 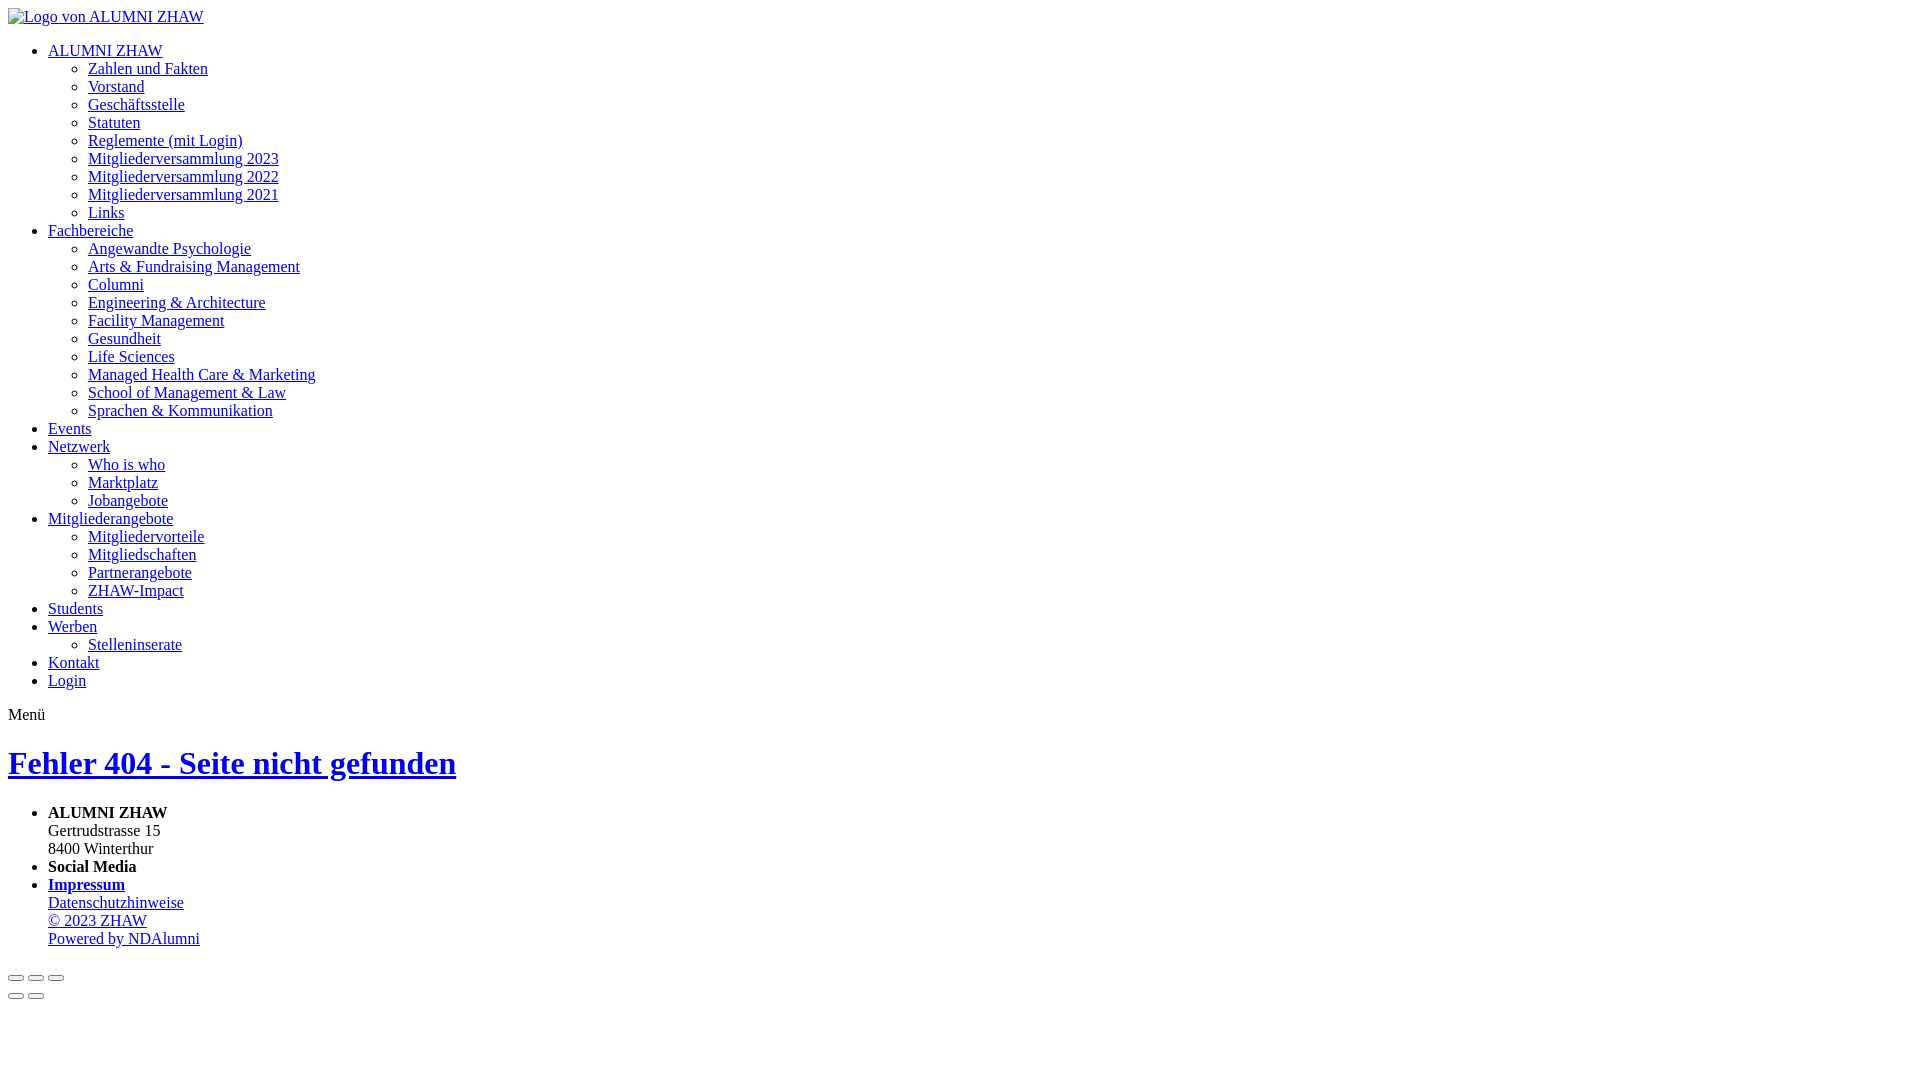 What do you see at coordinates (86, 392) in the screenshot?
I see `'School of Management & Law'` at bounding box center [86, 392].